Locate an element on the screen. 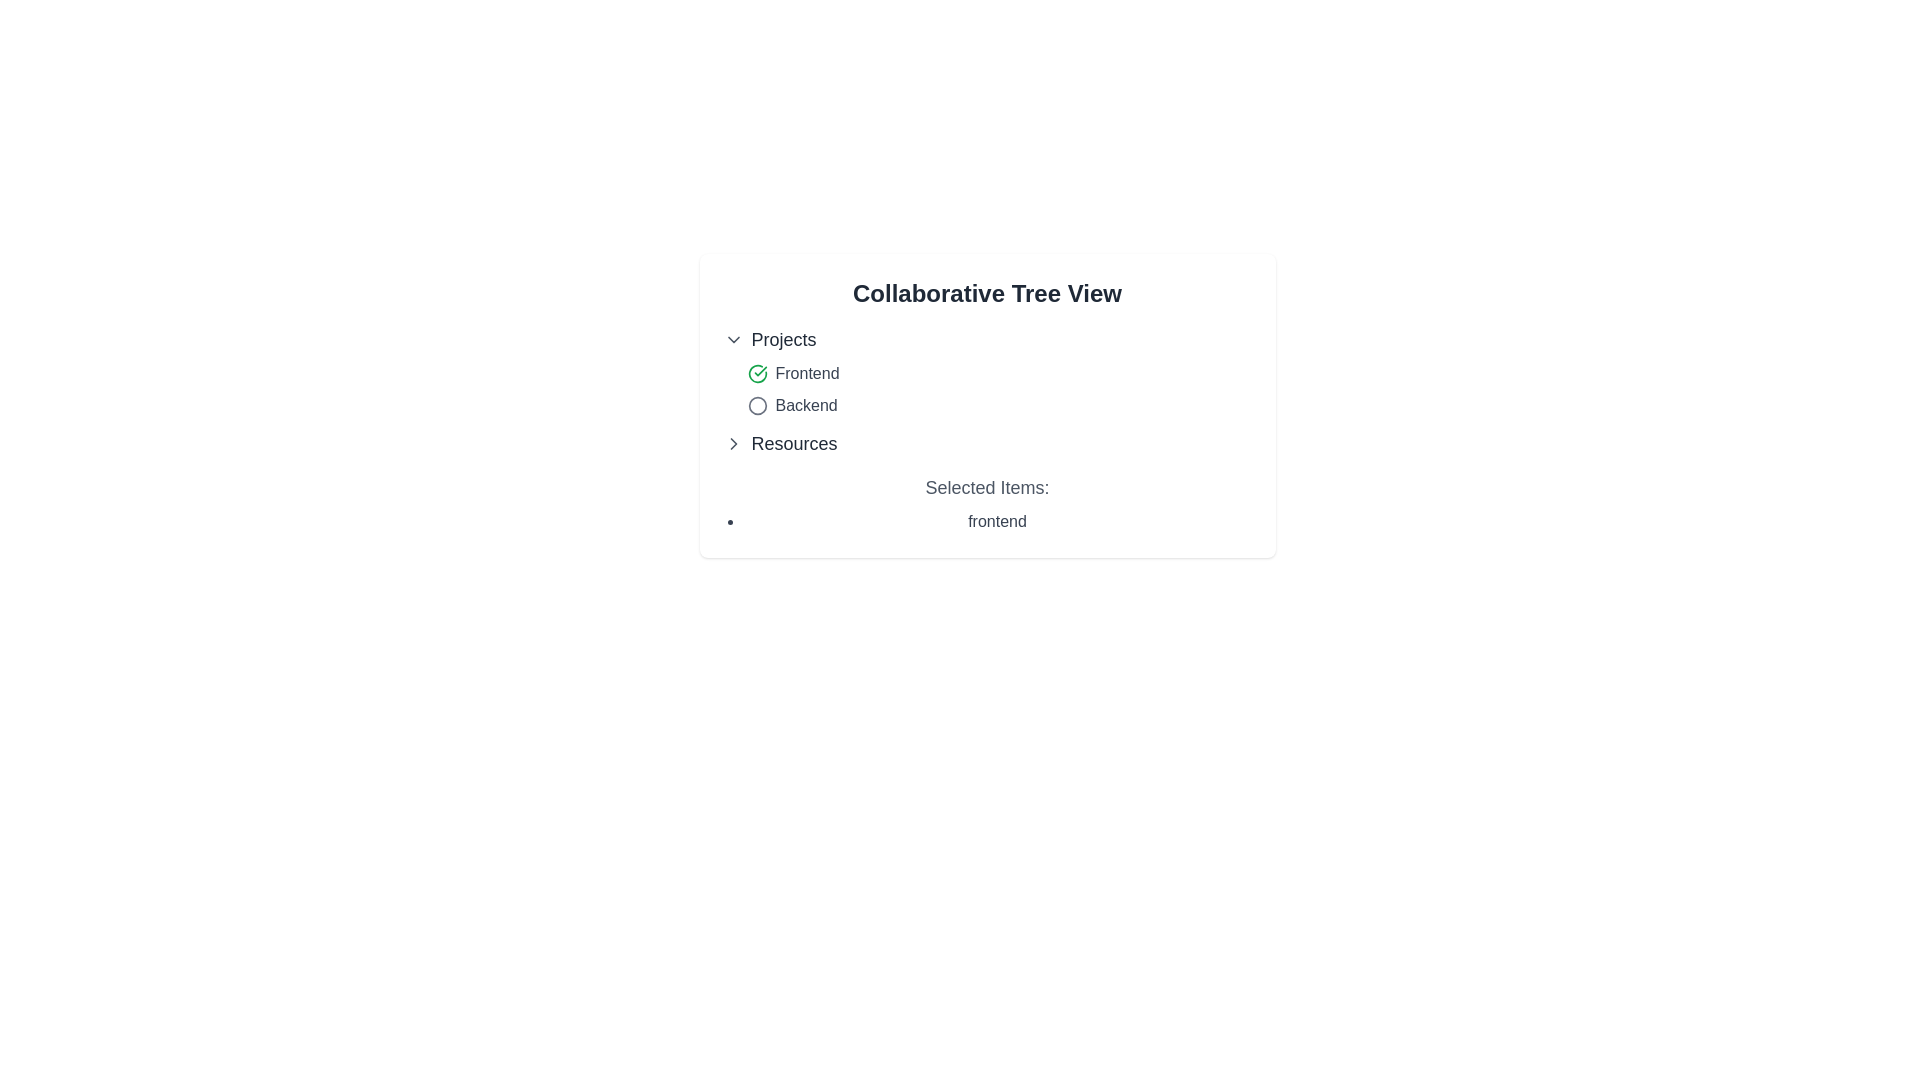  the hollow circle SVG graphic located next to the 'Backend' label in the 'Projects' section of the tree view is located at coordinates (756, 405).